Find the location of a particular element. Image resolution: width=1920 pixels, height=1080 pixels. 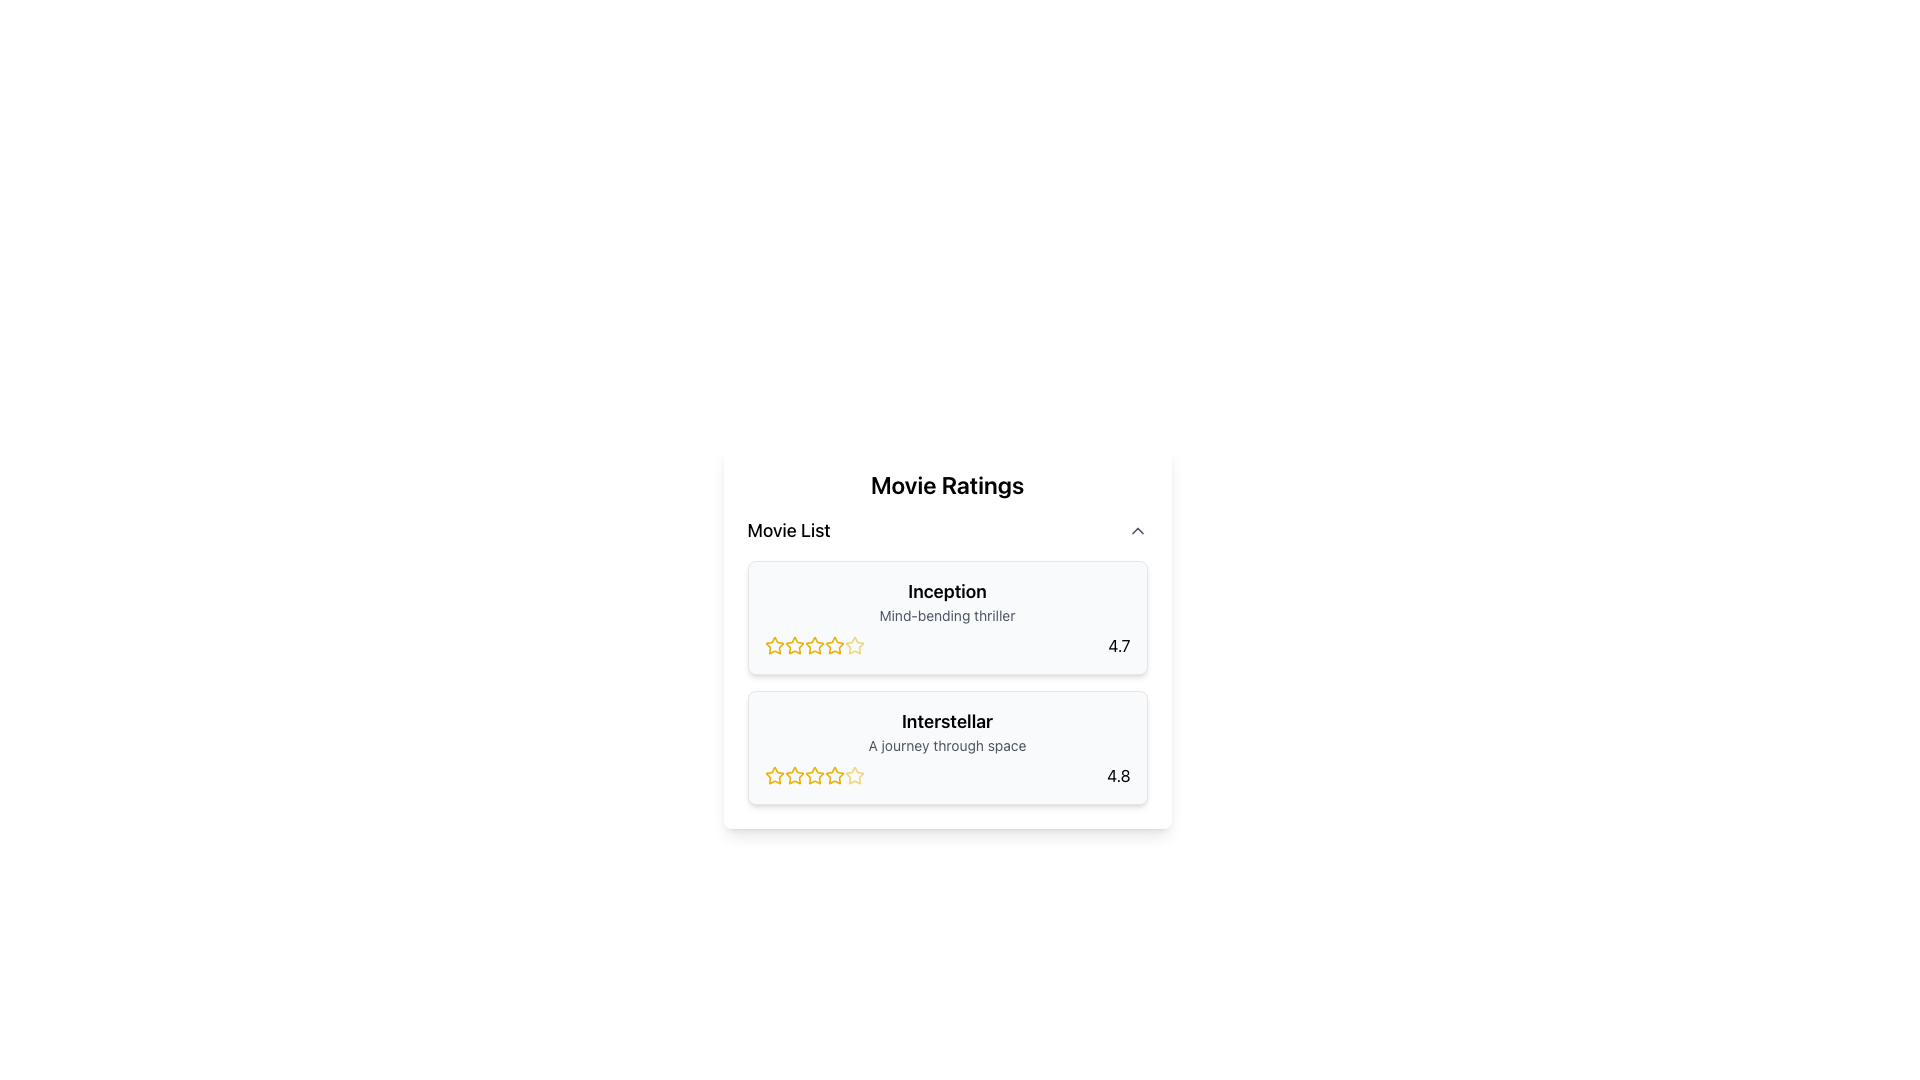

the faded star icon with a yellow outline, which is the last star in the group of five is located at coordinates (854, 645).